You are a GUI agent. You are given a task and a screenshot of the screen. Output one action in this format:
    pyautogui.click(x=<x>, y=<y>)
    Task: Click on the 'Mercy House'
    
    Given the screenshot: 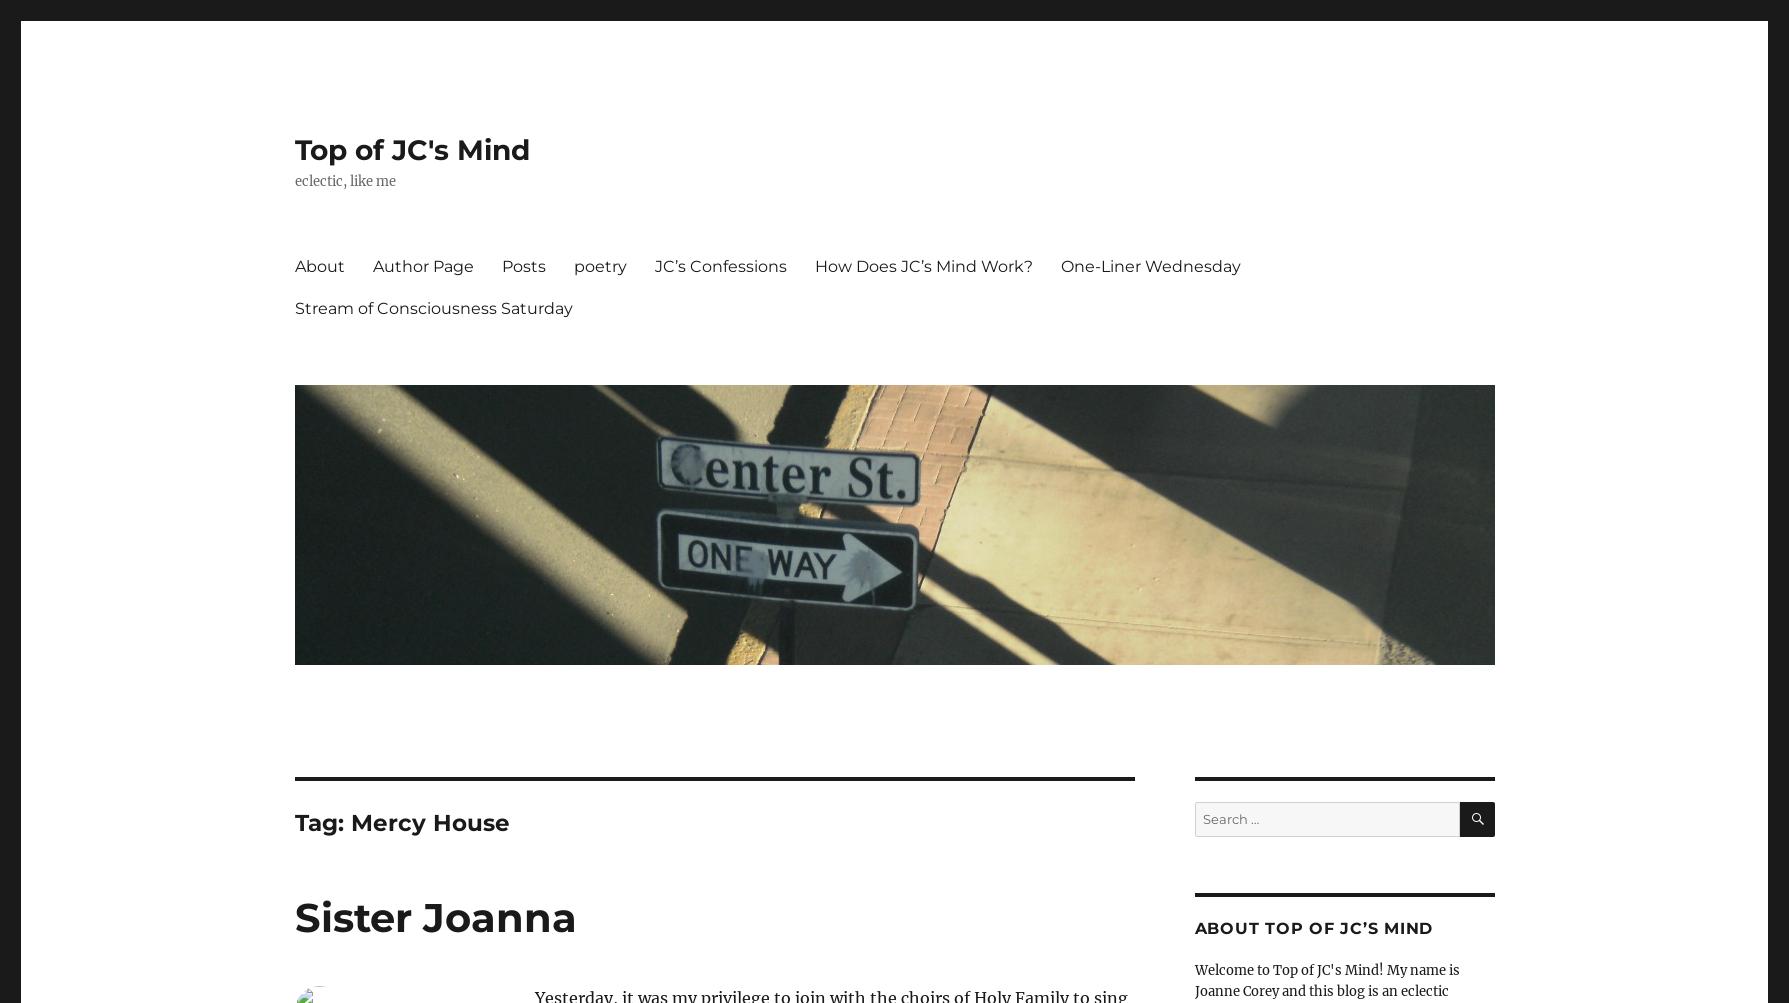 What is the action you would take?
    pyautogui.click(x=428, y=822)
    